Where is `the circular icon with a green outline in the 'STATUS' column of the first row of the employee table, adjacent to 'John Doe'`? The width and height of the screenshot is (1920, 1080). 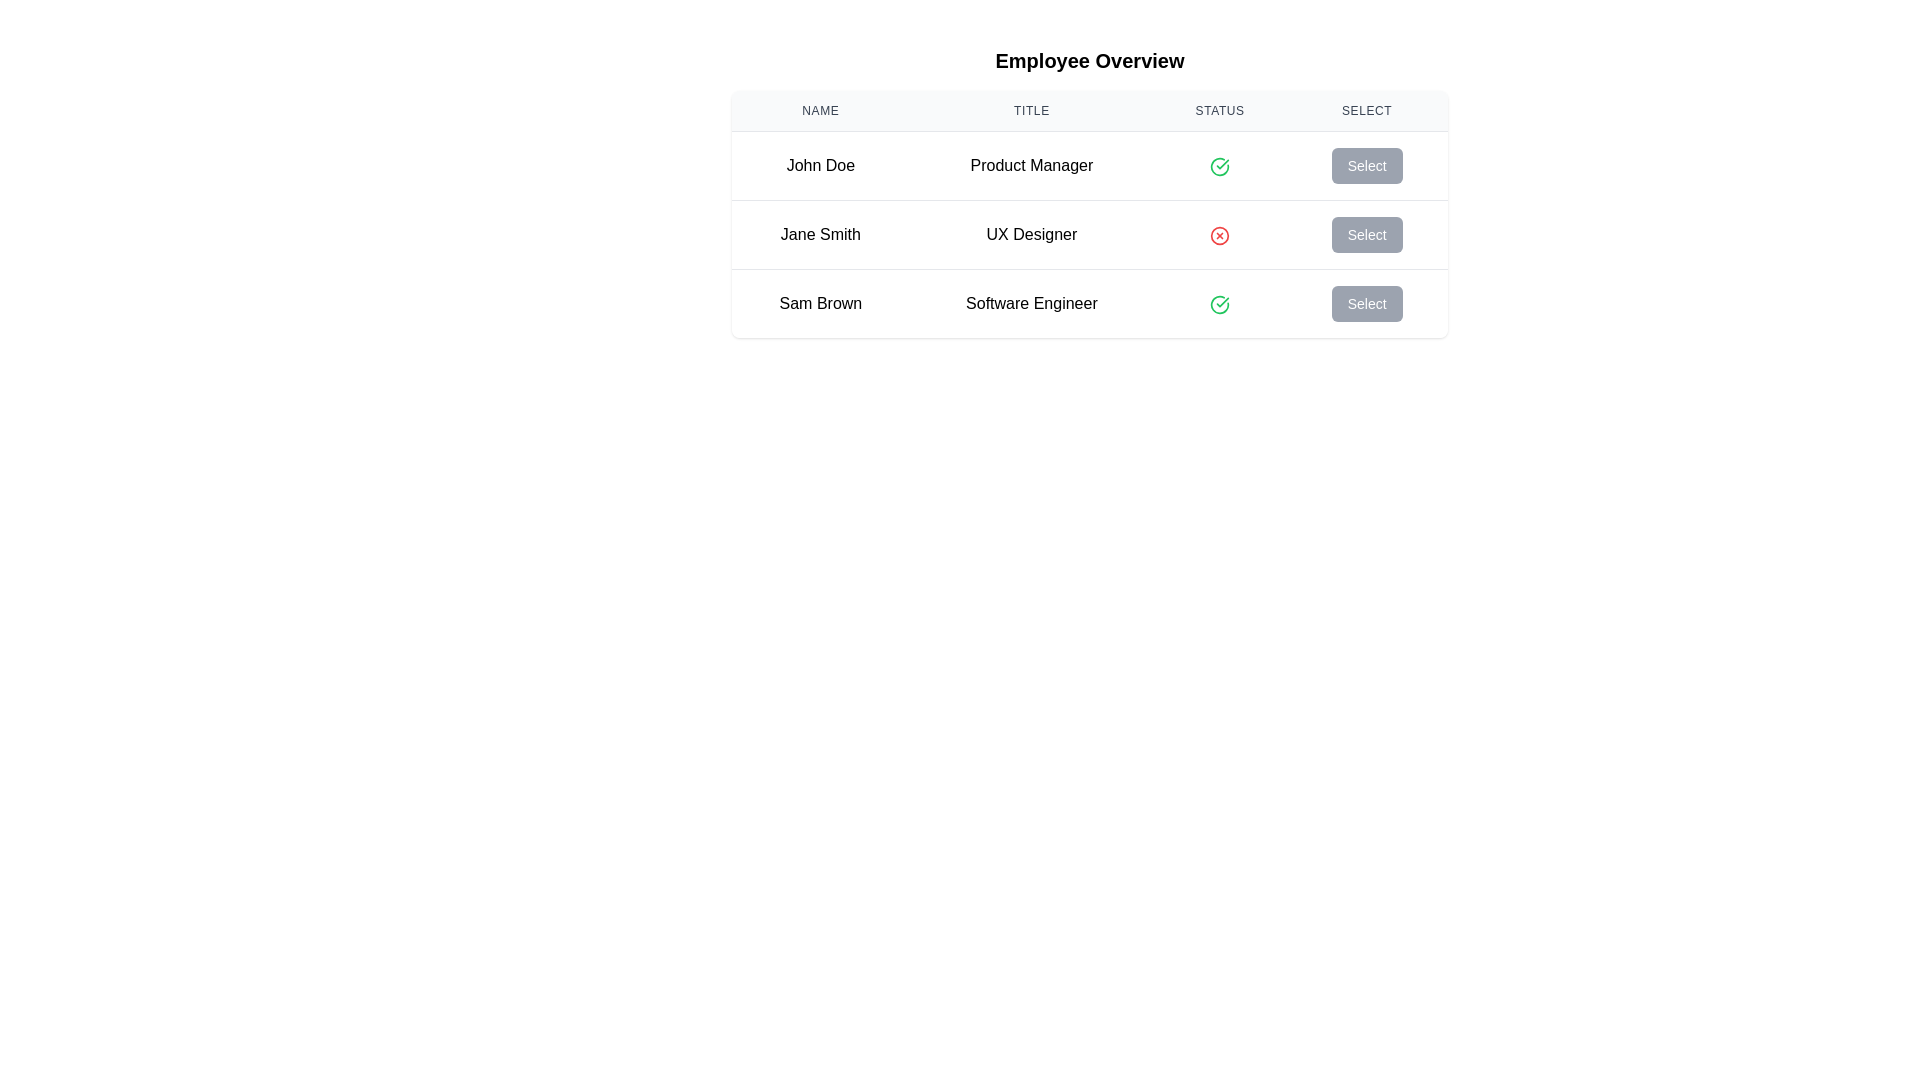 the circular icon with a green outline in the 'STATUS' column of the first row of the employee table, adjacent to 'John Doe' is located at coordinates (1219, 304).